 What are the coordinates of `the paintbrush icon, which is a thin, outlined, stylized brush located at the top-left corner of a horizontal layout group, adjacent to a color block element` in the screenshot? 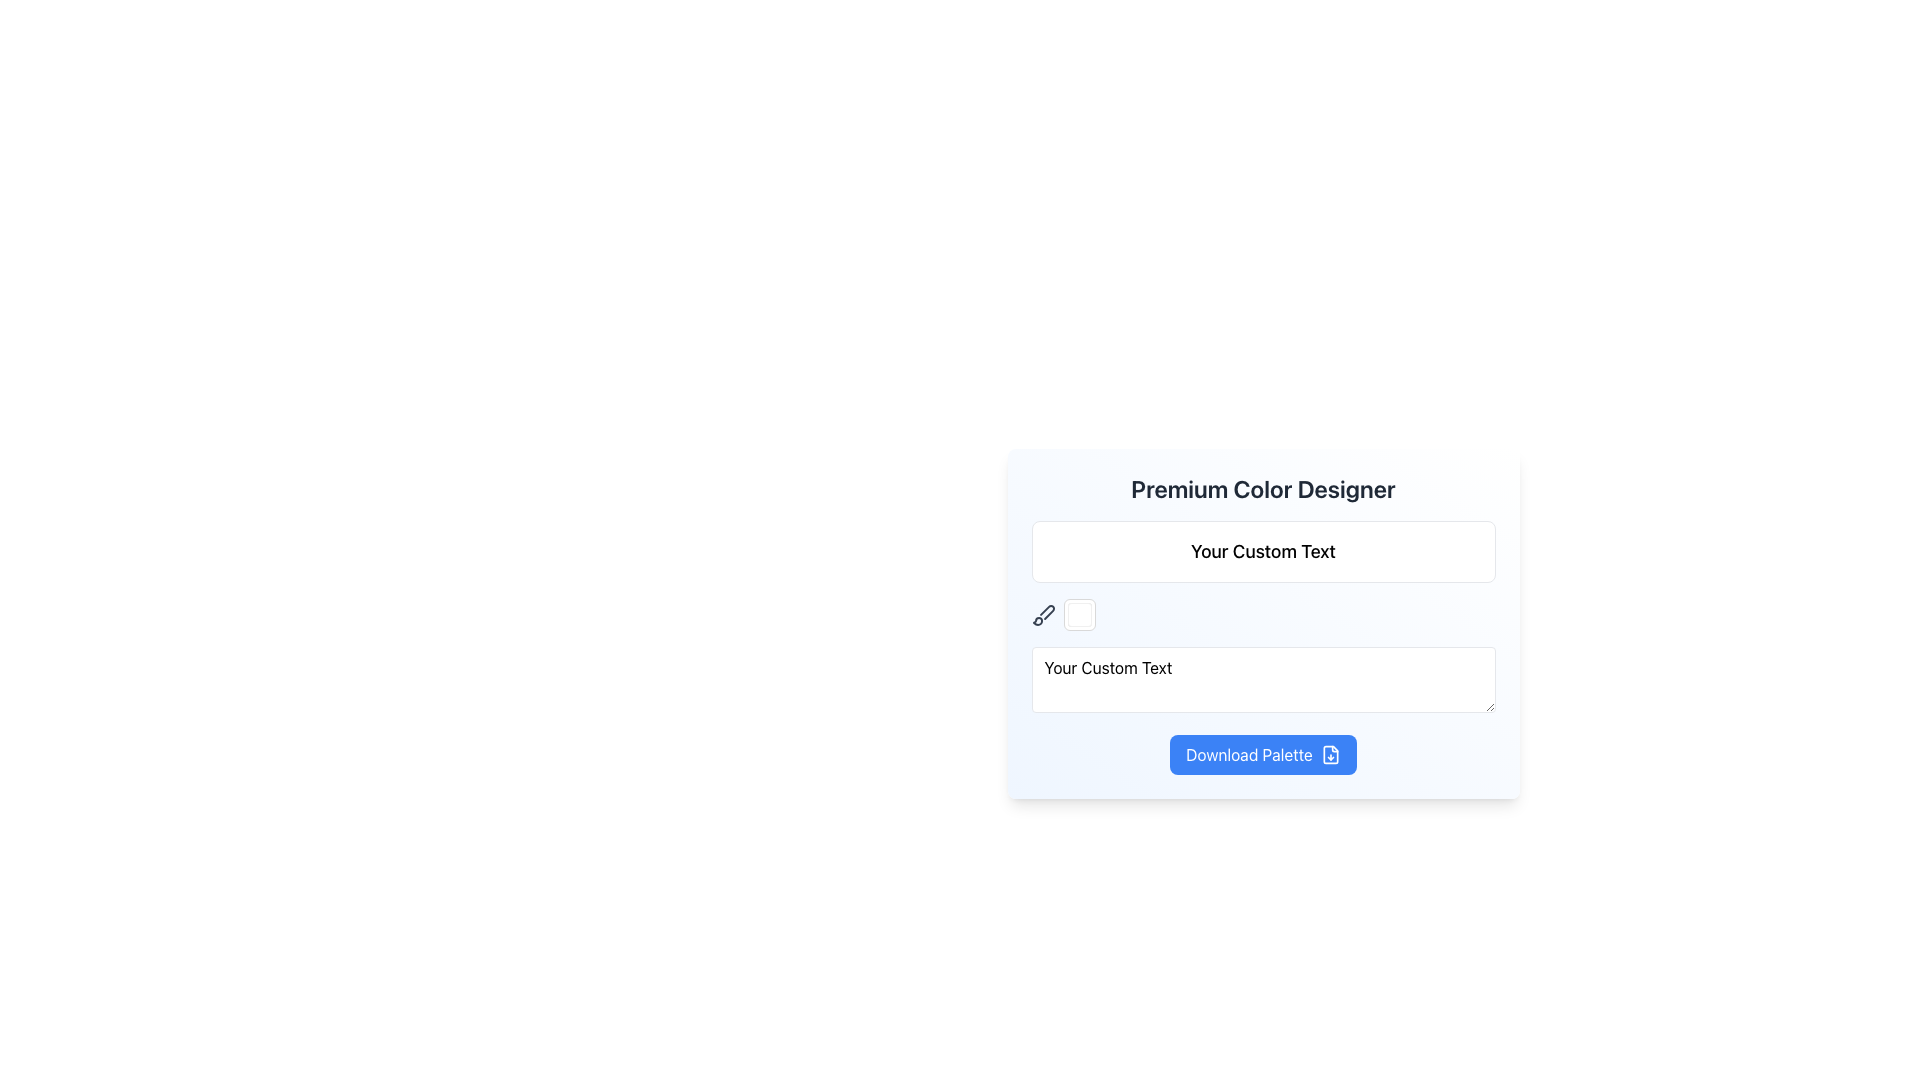 It's located at (1042, 613).